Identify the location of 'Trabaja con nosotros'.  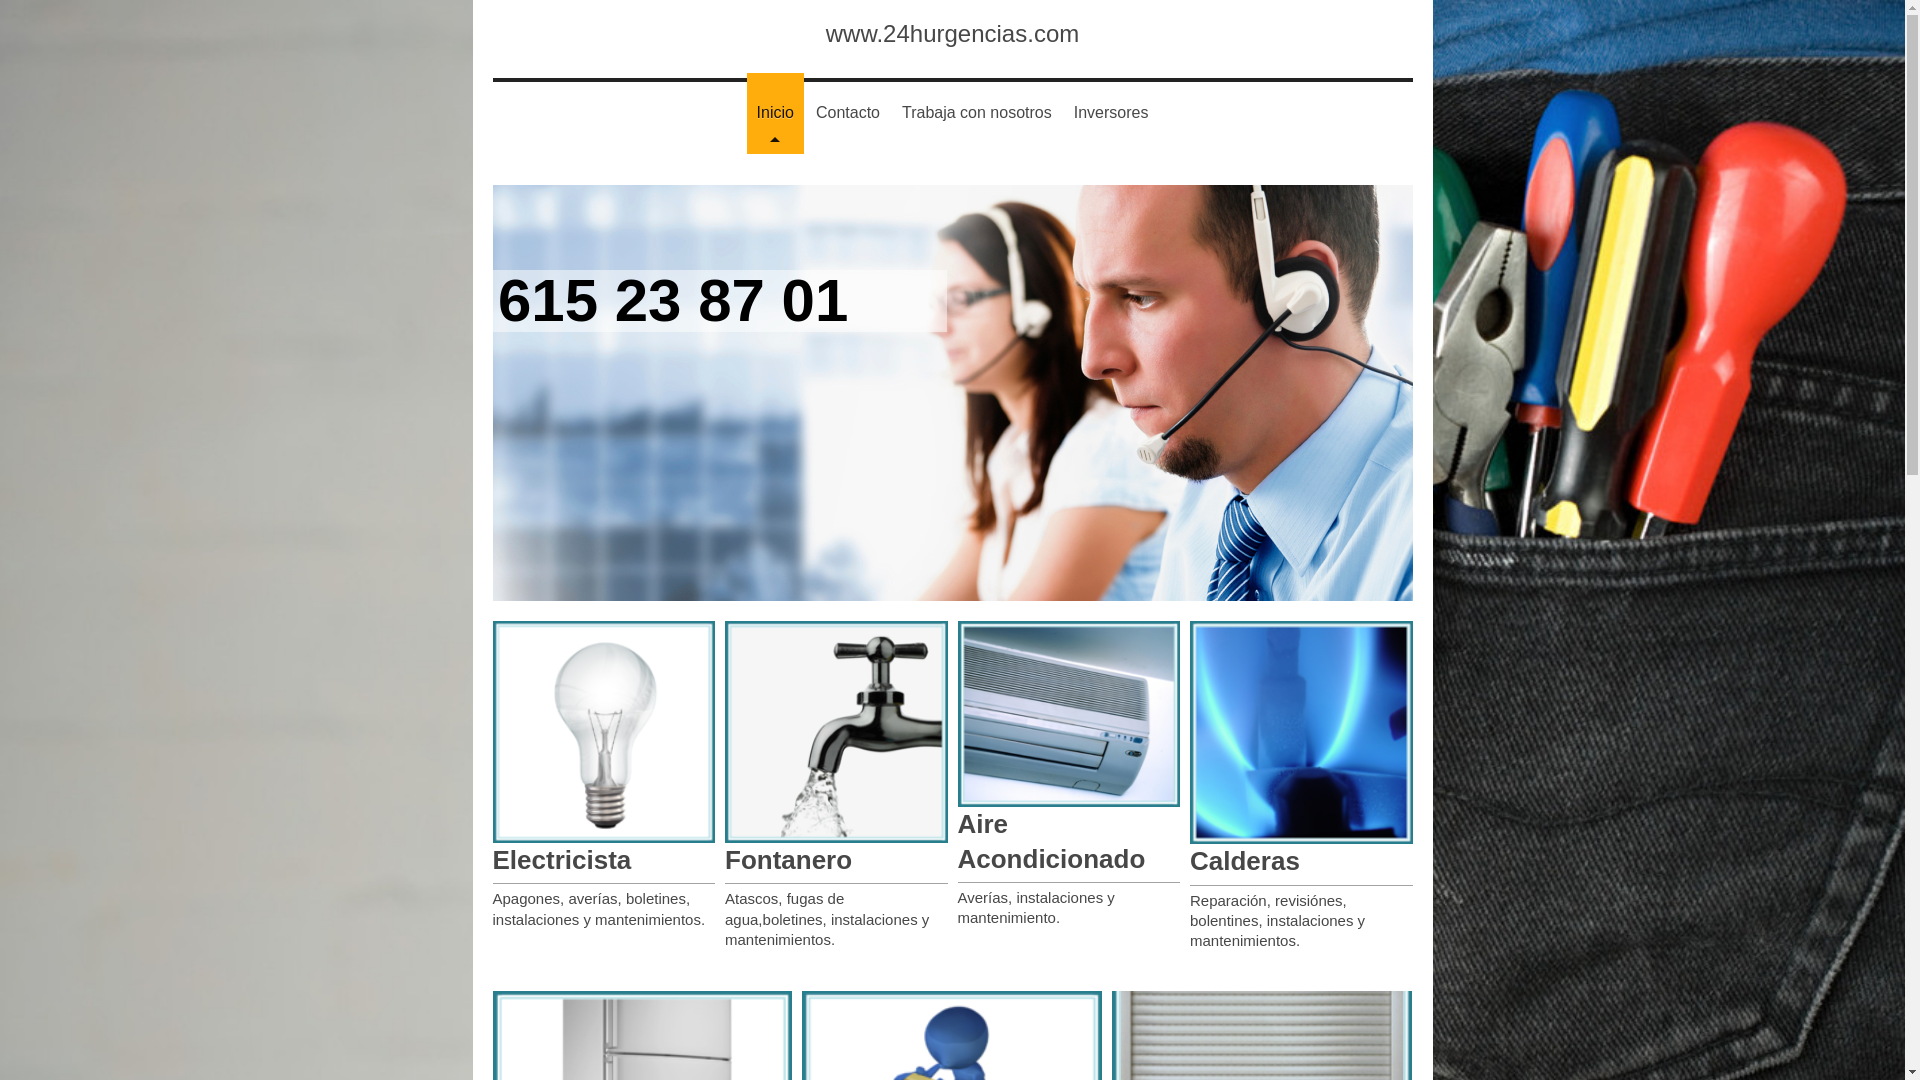
(891, 113).